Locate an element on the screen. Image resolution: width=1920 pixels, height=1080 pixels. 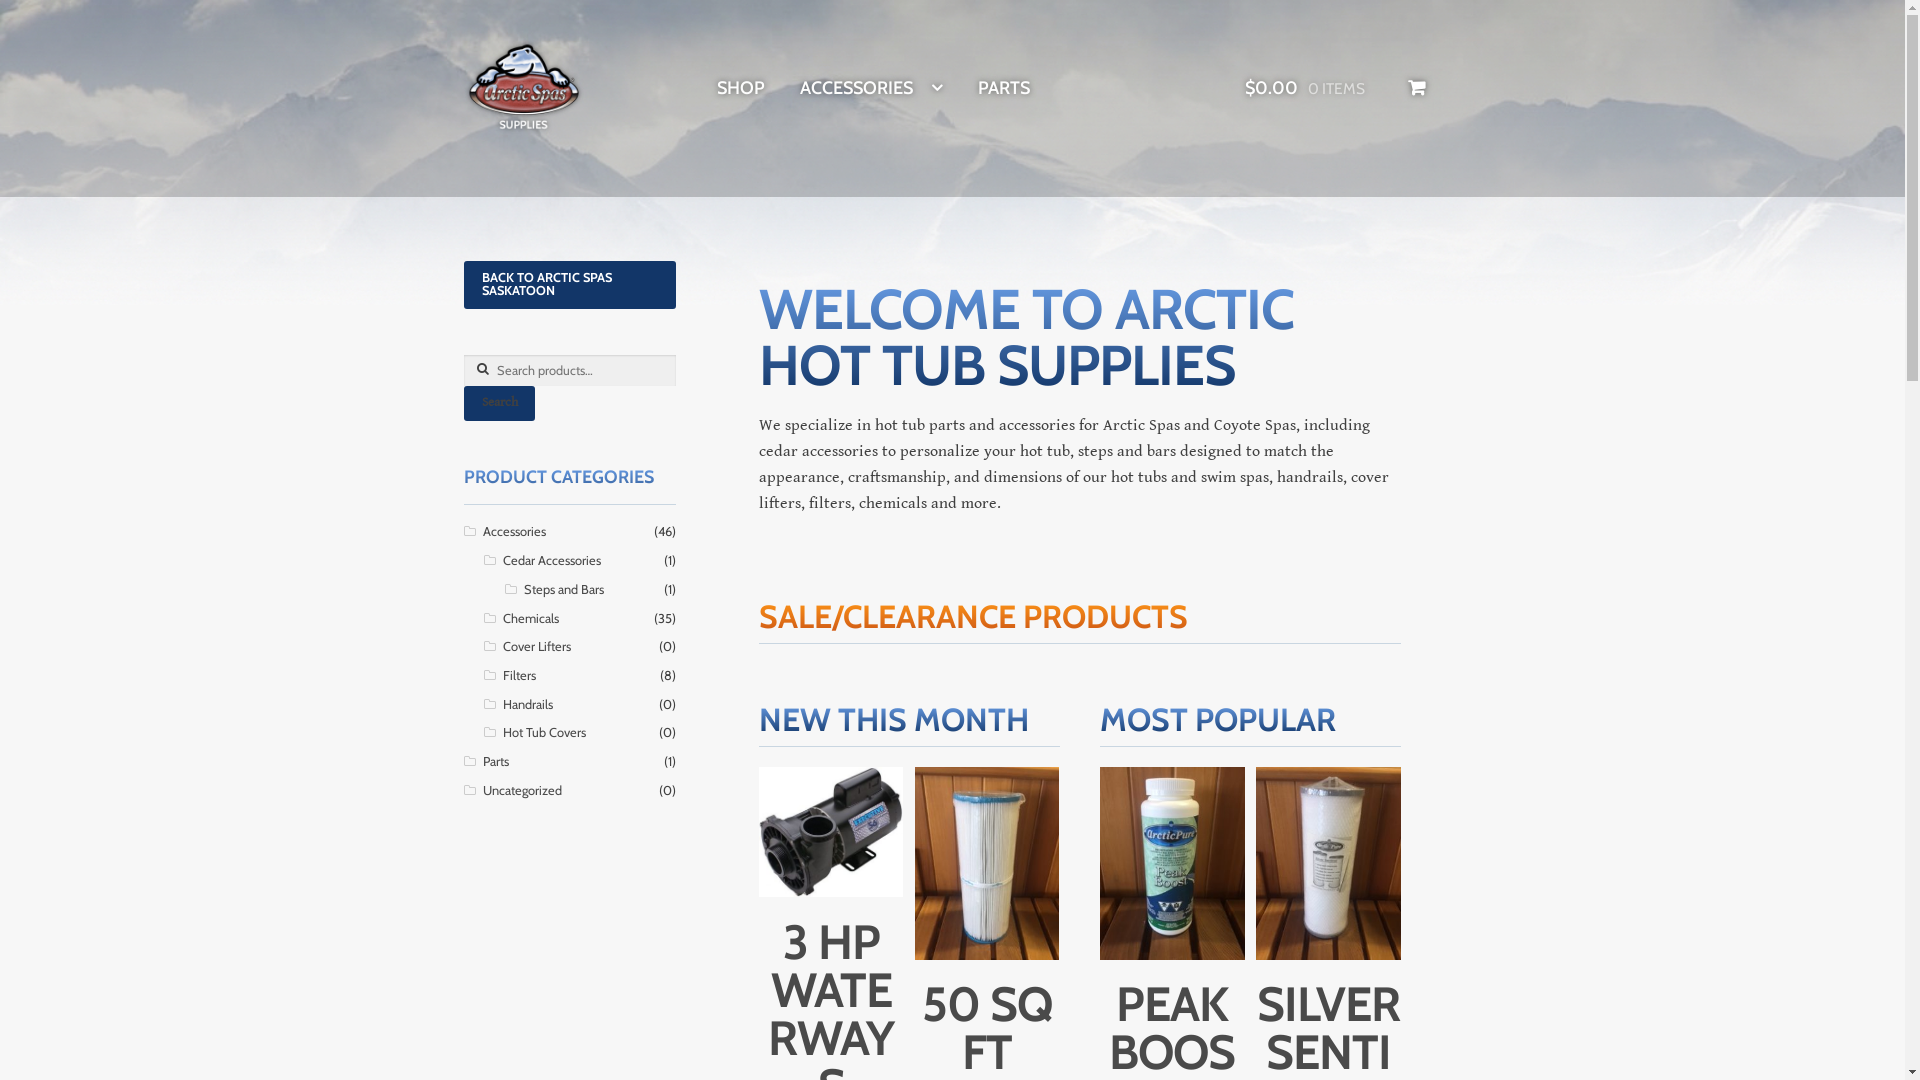
'Search' is located at coordinates (499, 403).